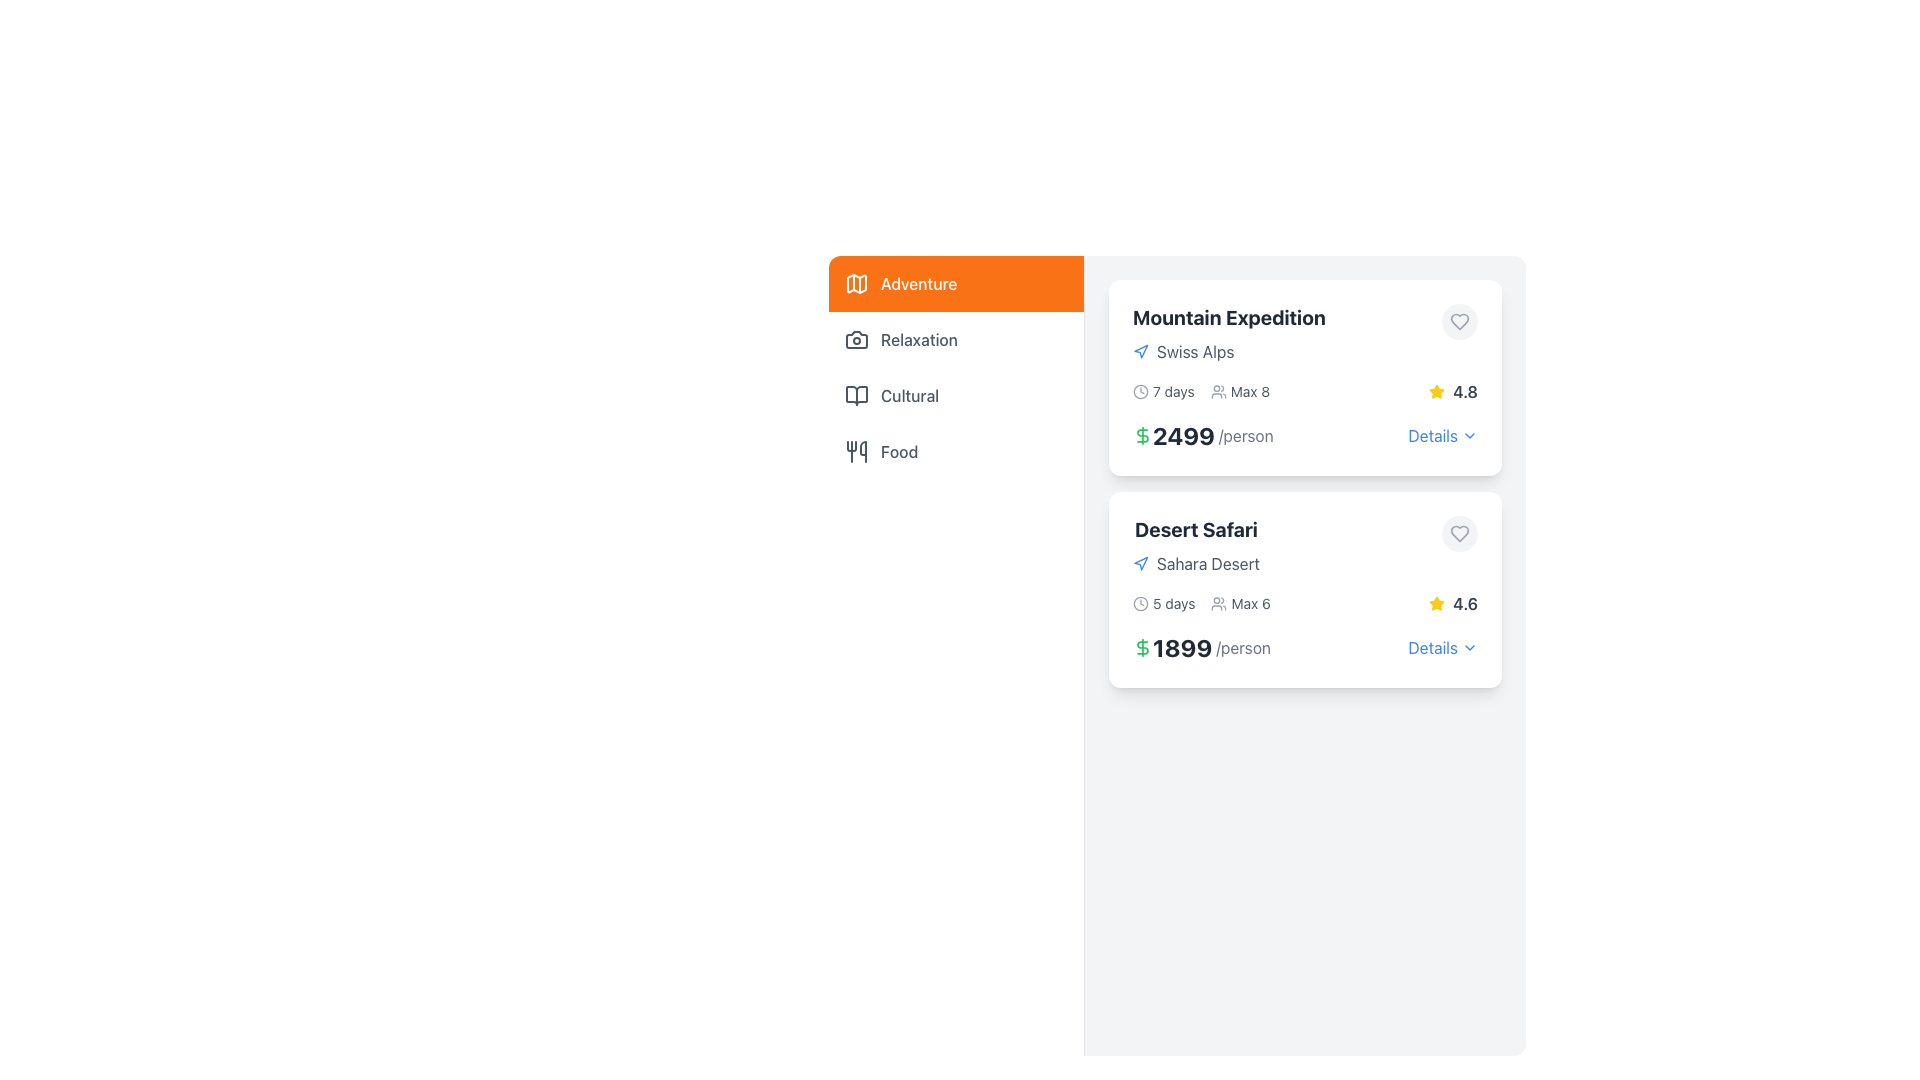  What do you see at coordinates (1432, 434) in the screenshot?
I see `the 'Details' interactive link or button, which is styled in blue and located` at bounding box center [1432, 434].